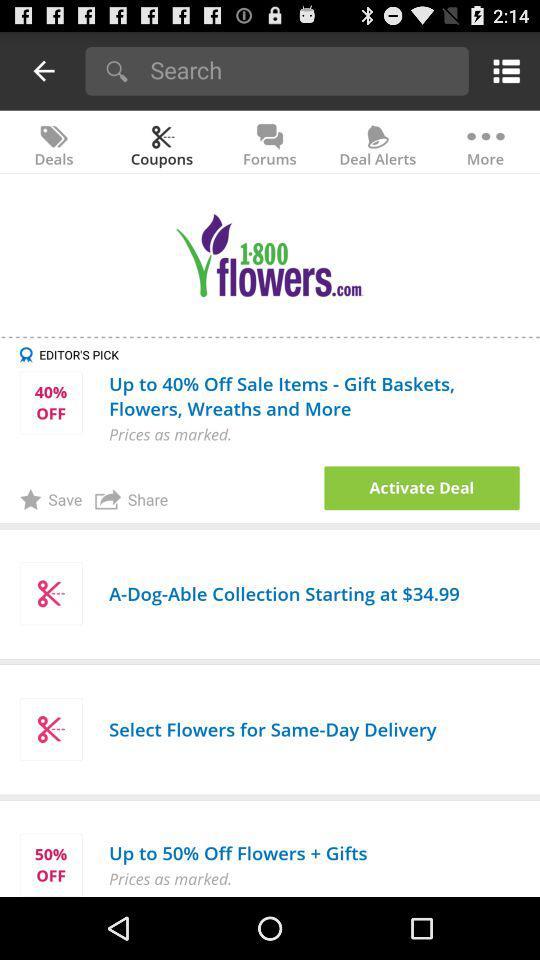  What do you see at coordinates (50, 498) in the screenshot?
I see `save item` at bounding box center [50, 498].